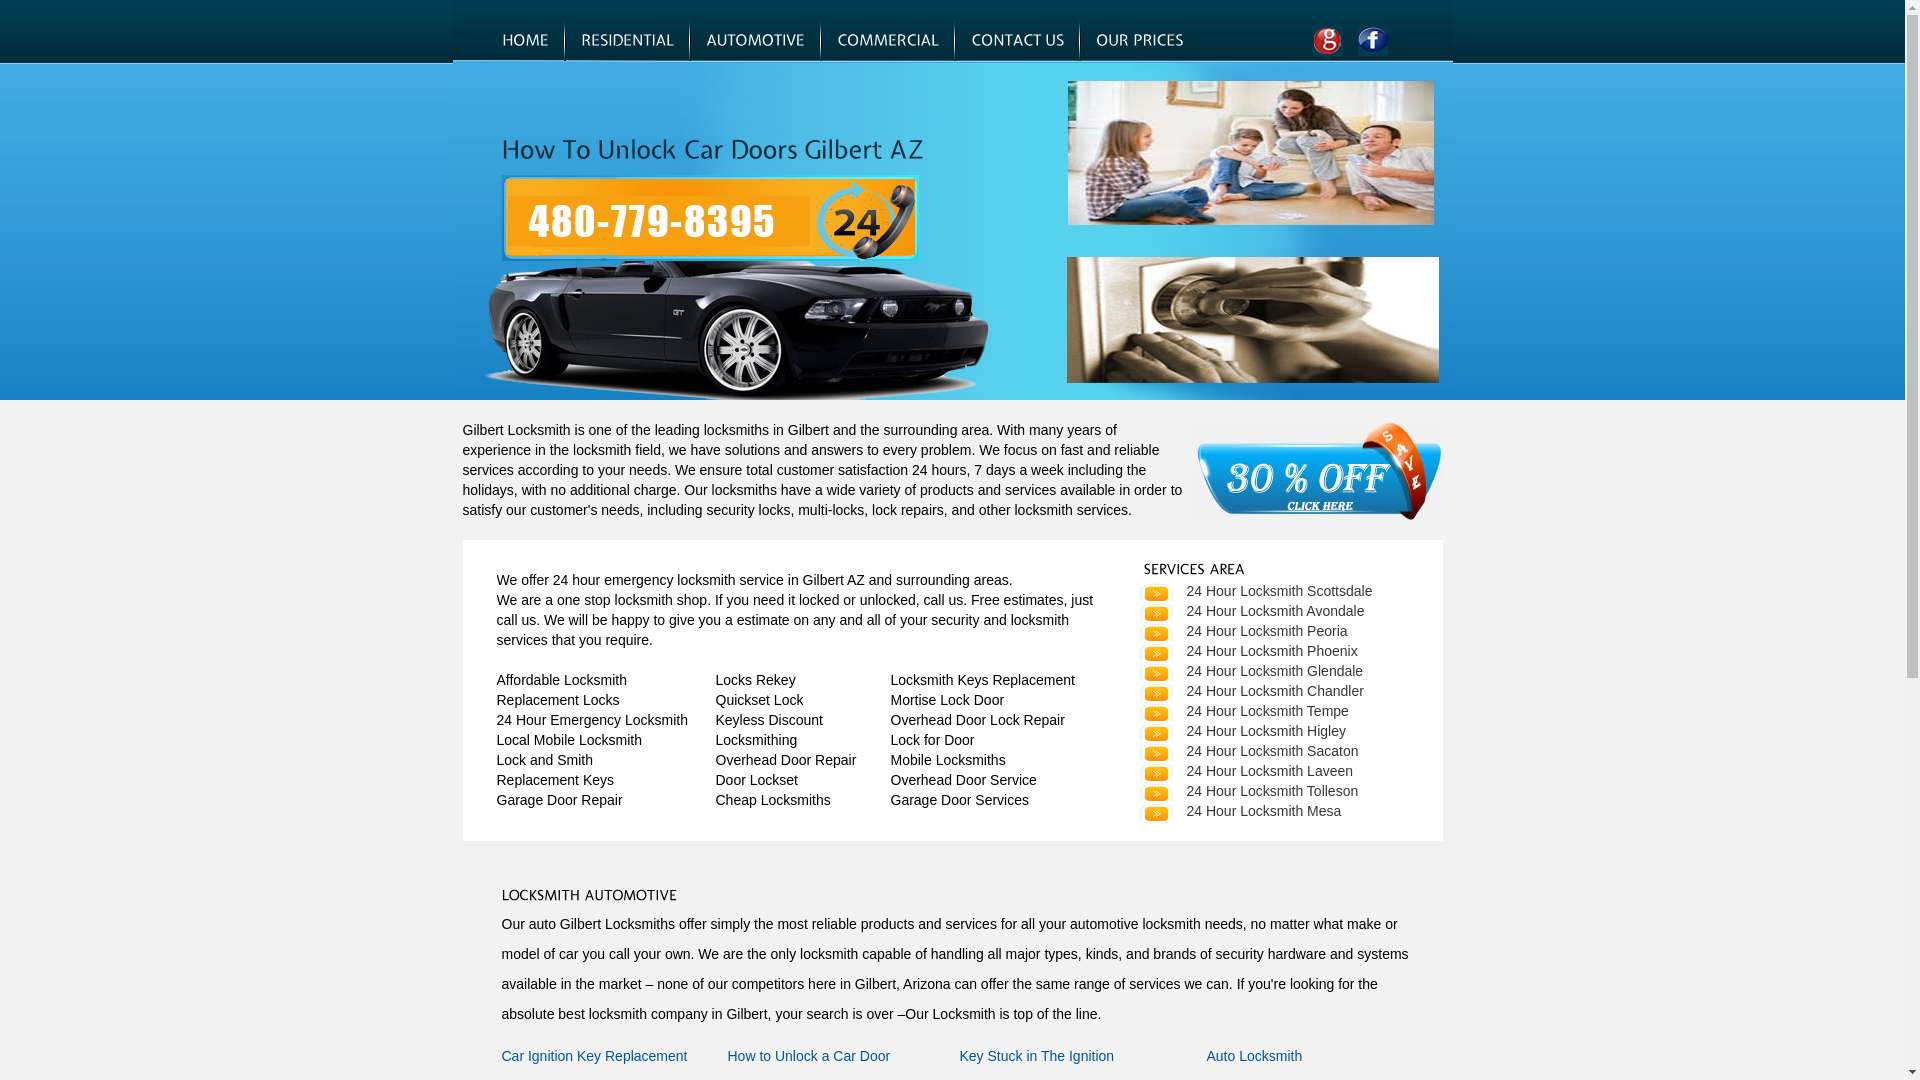 Image resolution: width=1920 pixels, height=1080 pixels. I want to click on 'Car Ignition Key Replacement', so click(594, 1055).